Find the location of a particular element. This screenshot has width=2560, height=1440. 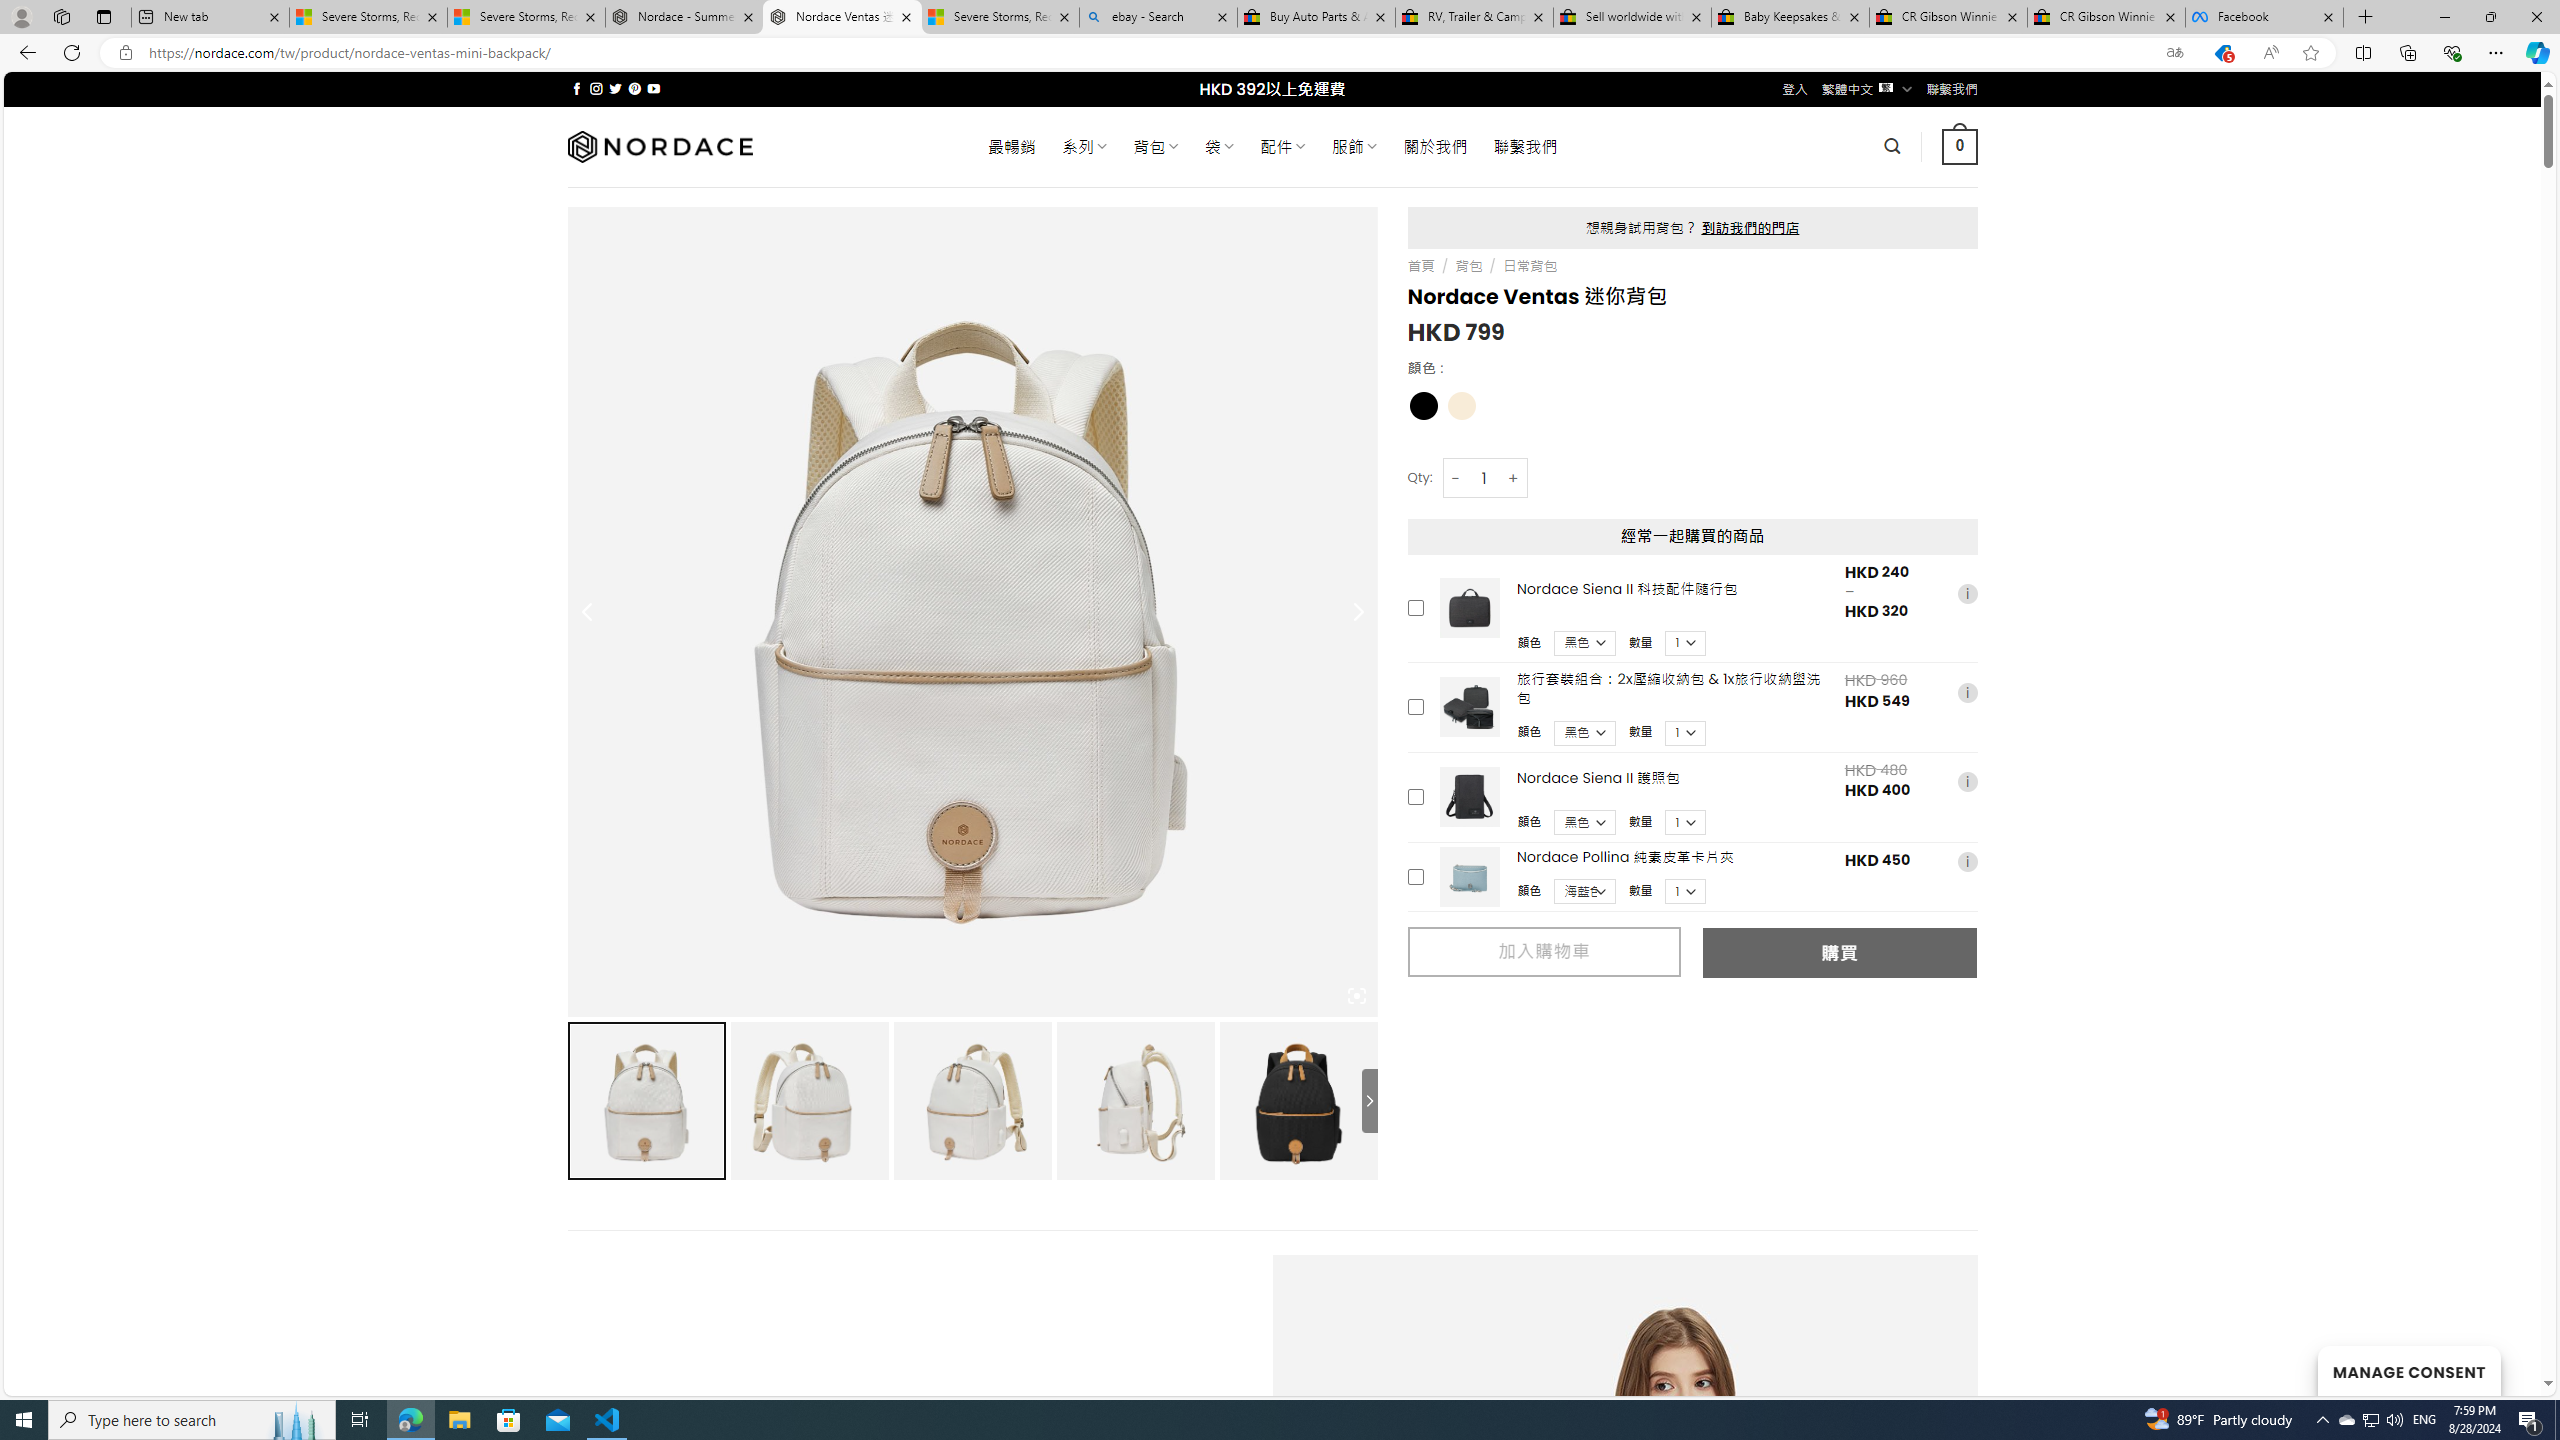

' 0 ' is located at coordinates (1960, 145).